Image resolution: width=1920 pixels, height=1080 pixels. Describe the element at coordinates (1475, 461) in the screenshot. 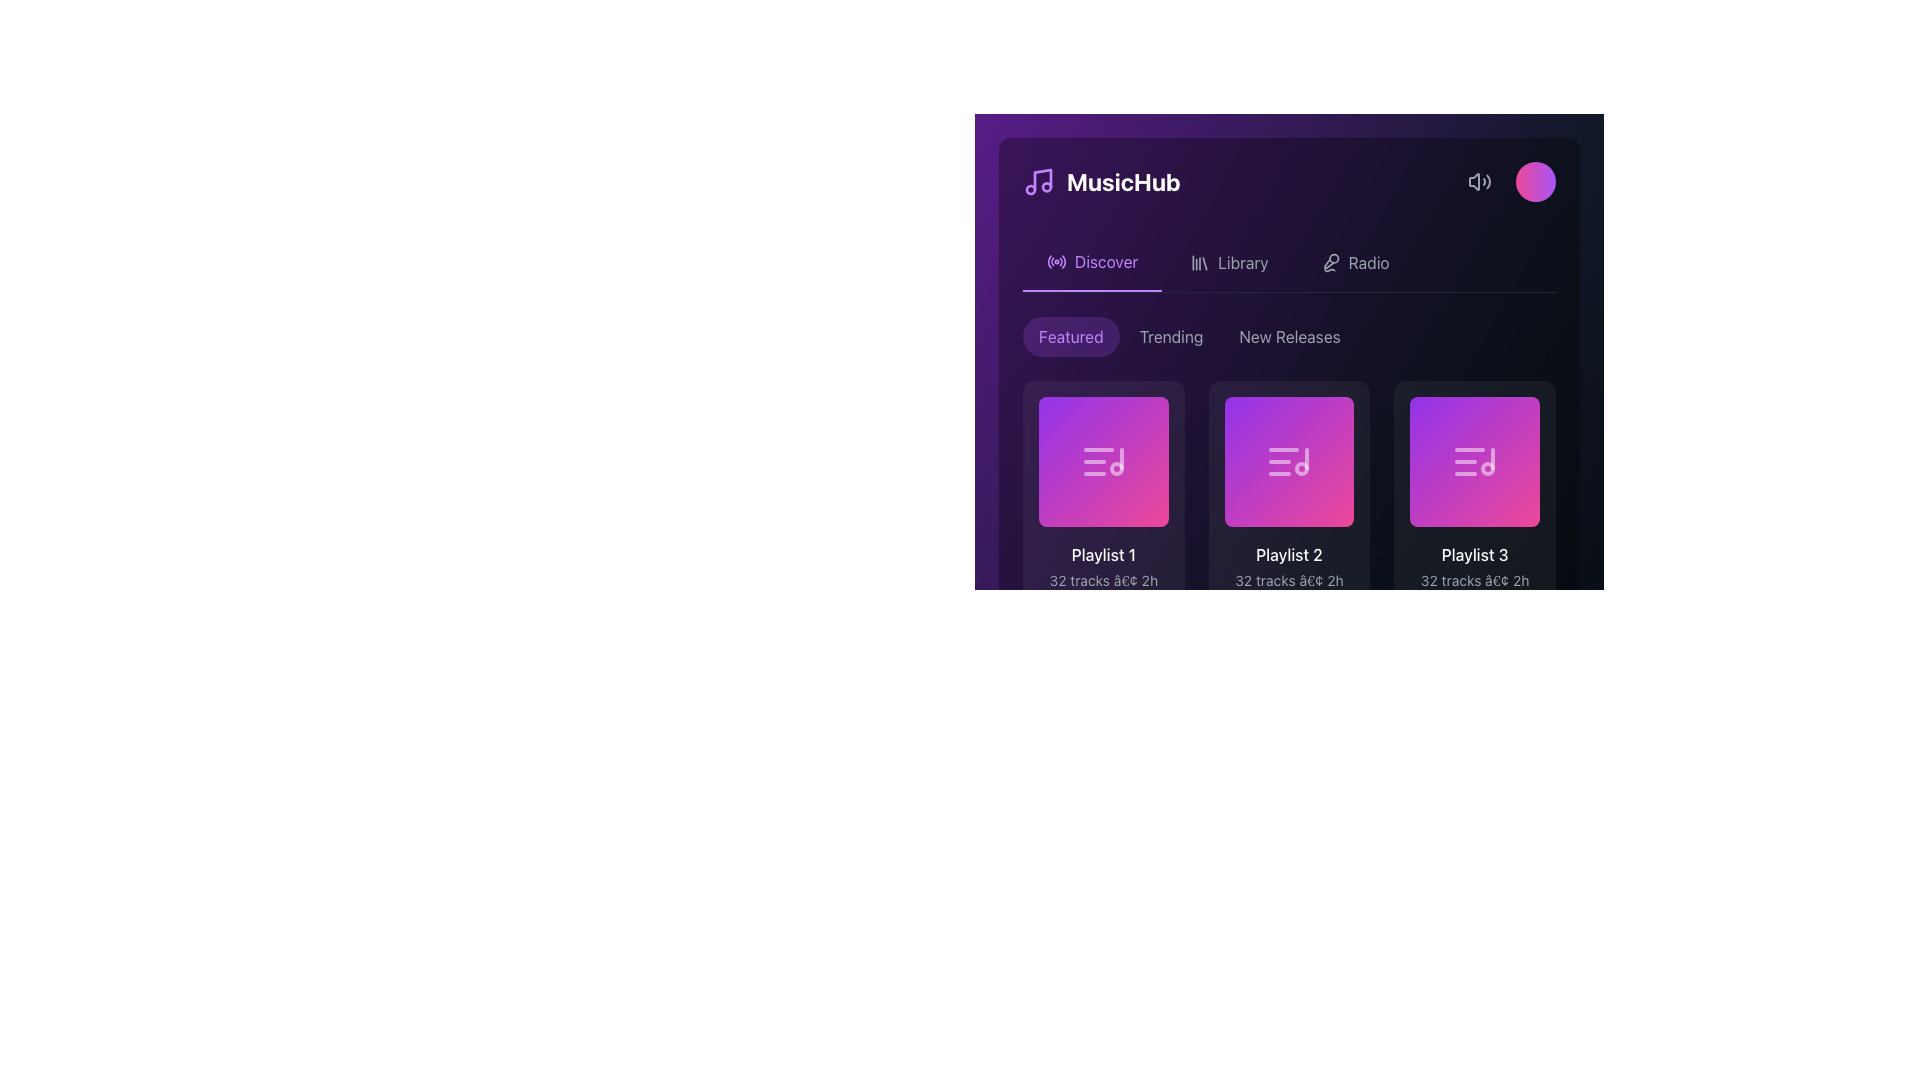

I see `the Playlist 3 icon, which is a music-related feature represented within a square card with rounded corners and a gradient background` at that location.